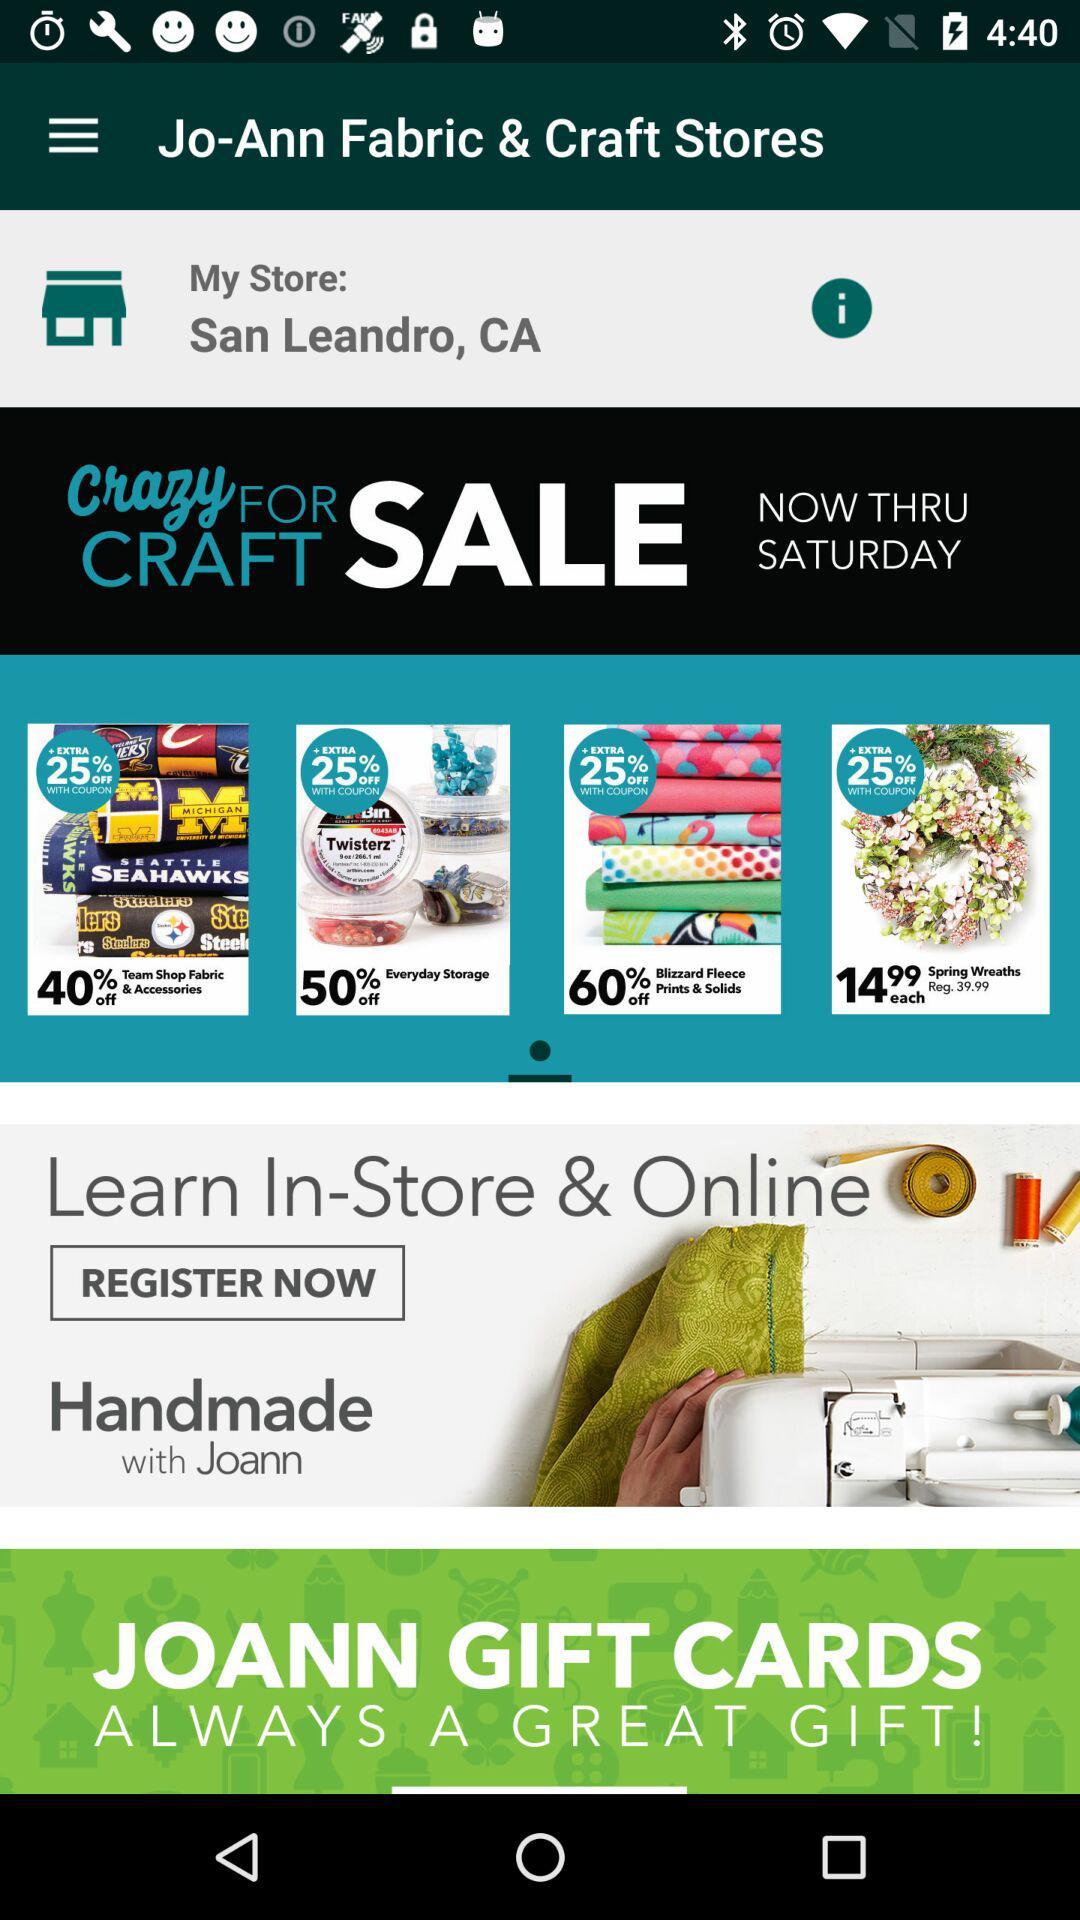  Describe the element at coordinates (72, 135) in the screenshot. I see `app to the left of jo ann fabric app` at that location.